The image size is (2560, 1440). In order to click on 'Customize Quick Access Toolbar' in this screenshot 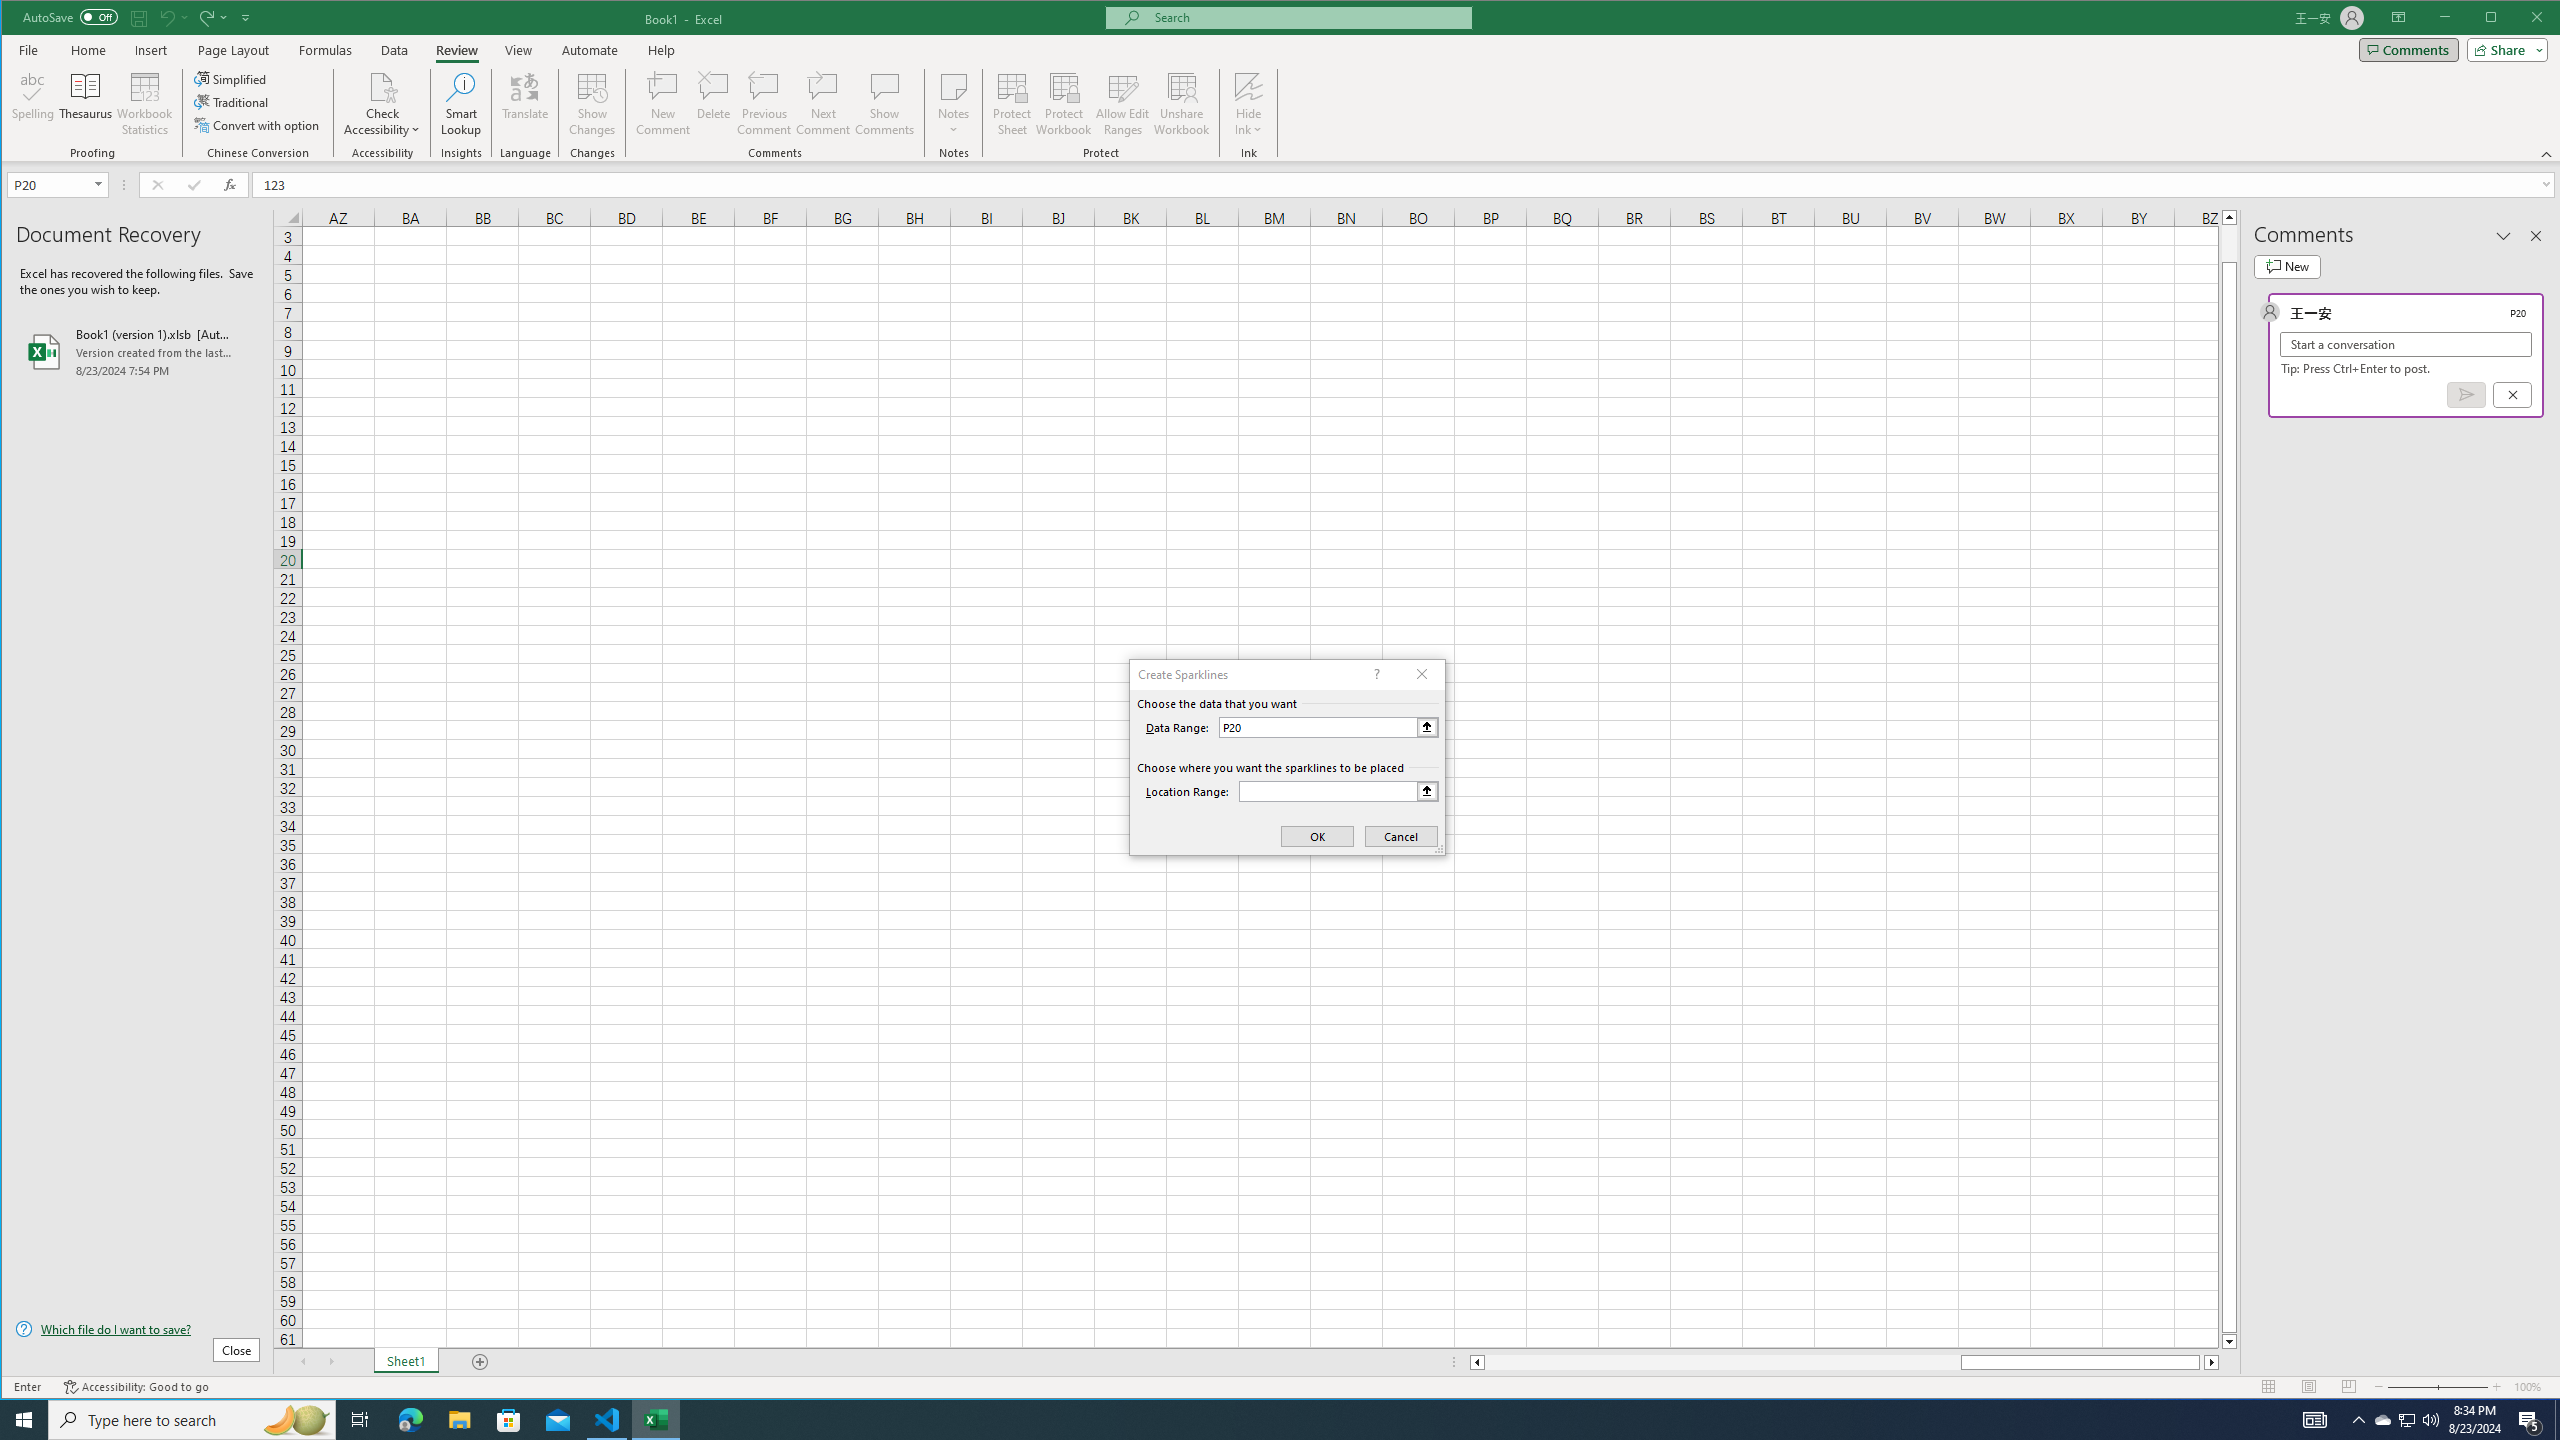, I will do `click(246, 16)`.